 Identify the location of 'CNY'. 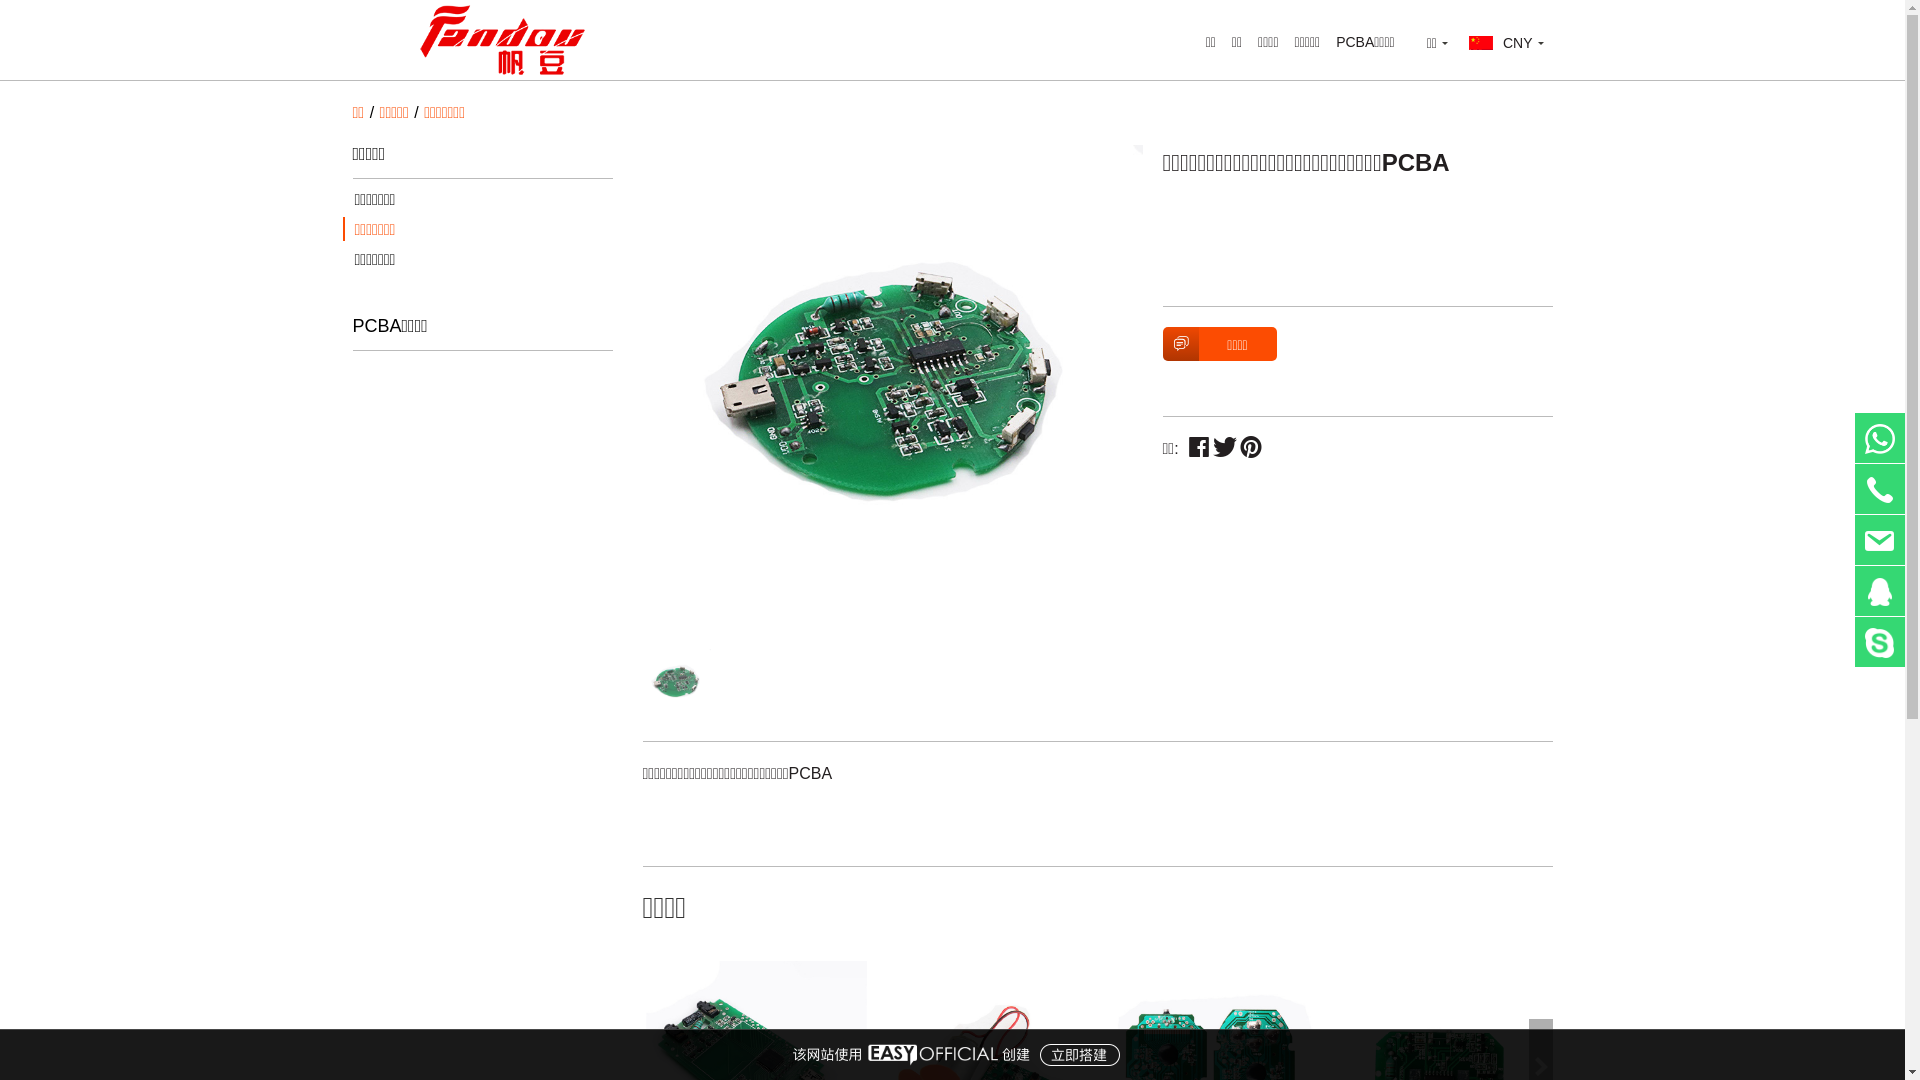
(1506, 42).